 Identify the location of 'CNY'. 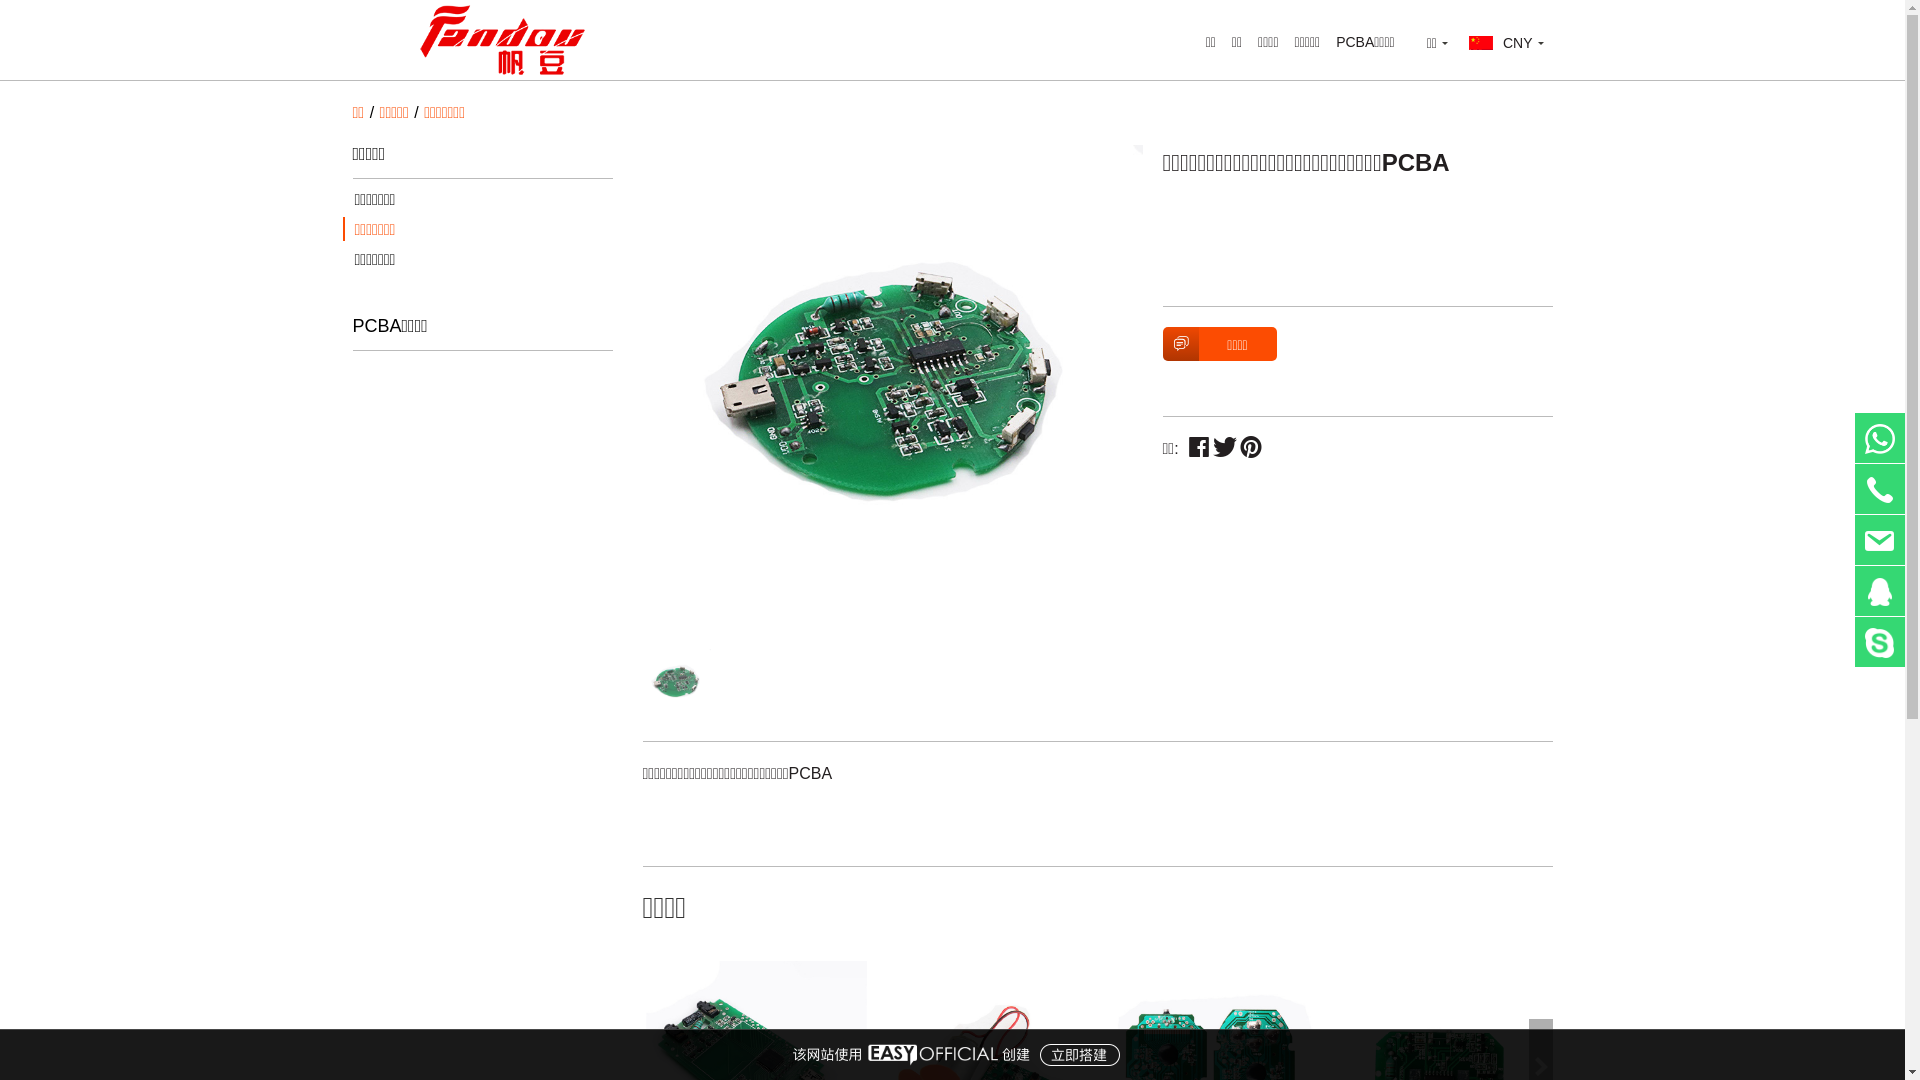
(1506, 42).